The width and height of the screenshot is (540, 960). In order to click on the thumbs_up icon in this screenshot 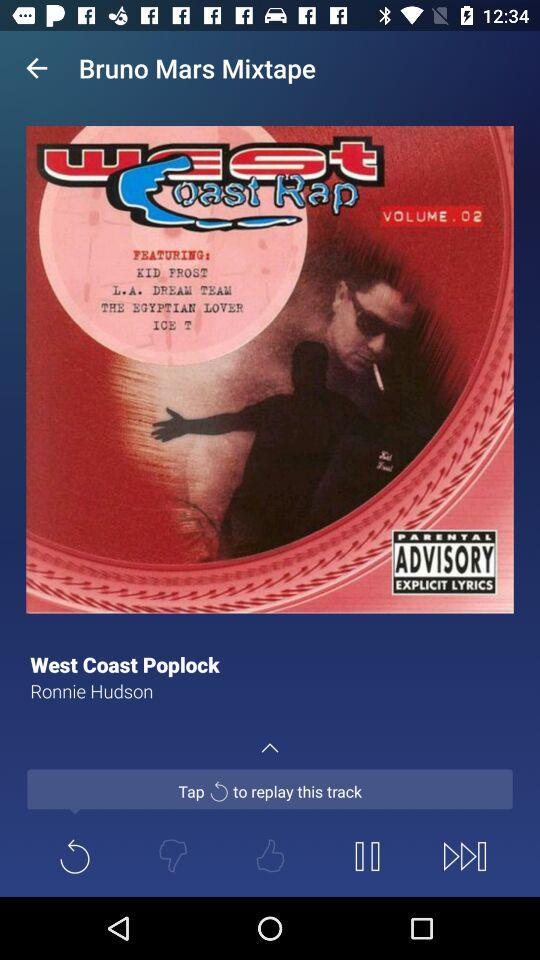, I will do `click(270, 855)`.